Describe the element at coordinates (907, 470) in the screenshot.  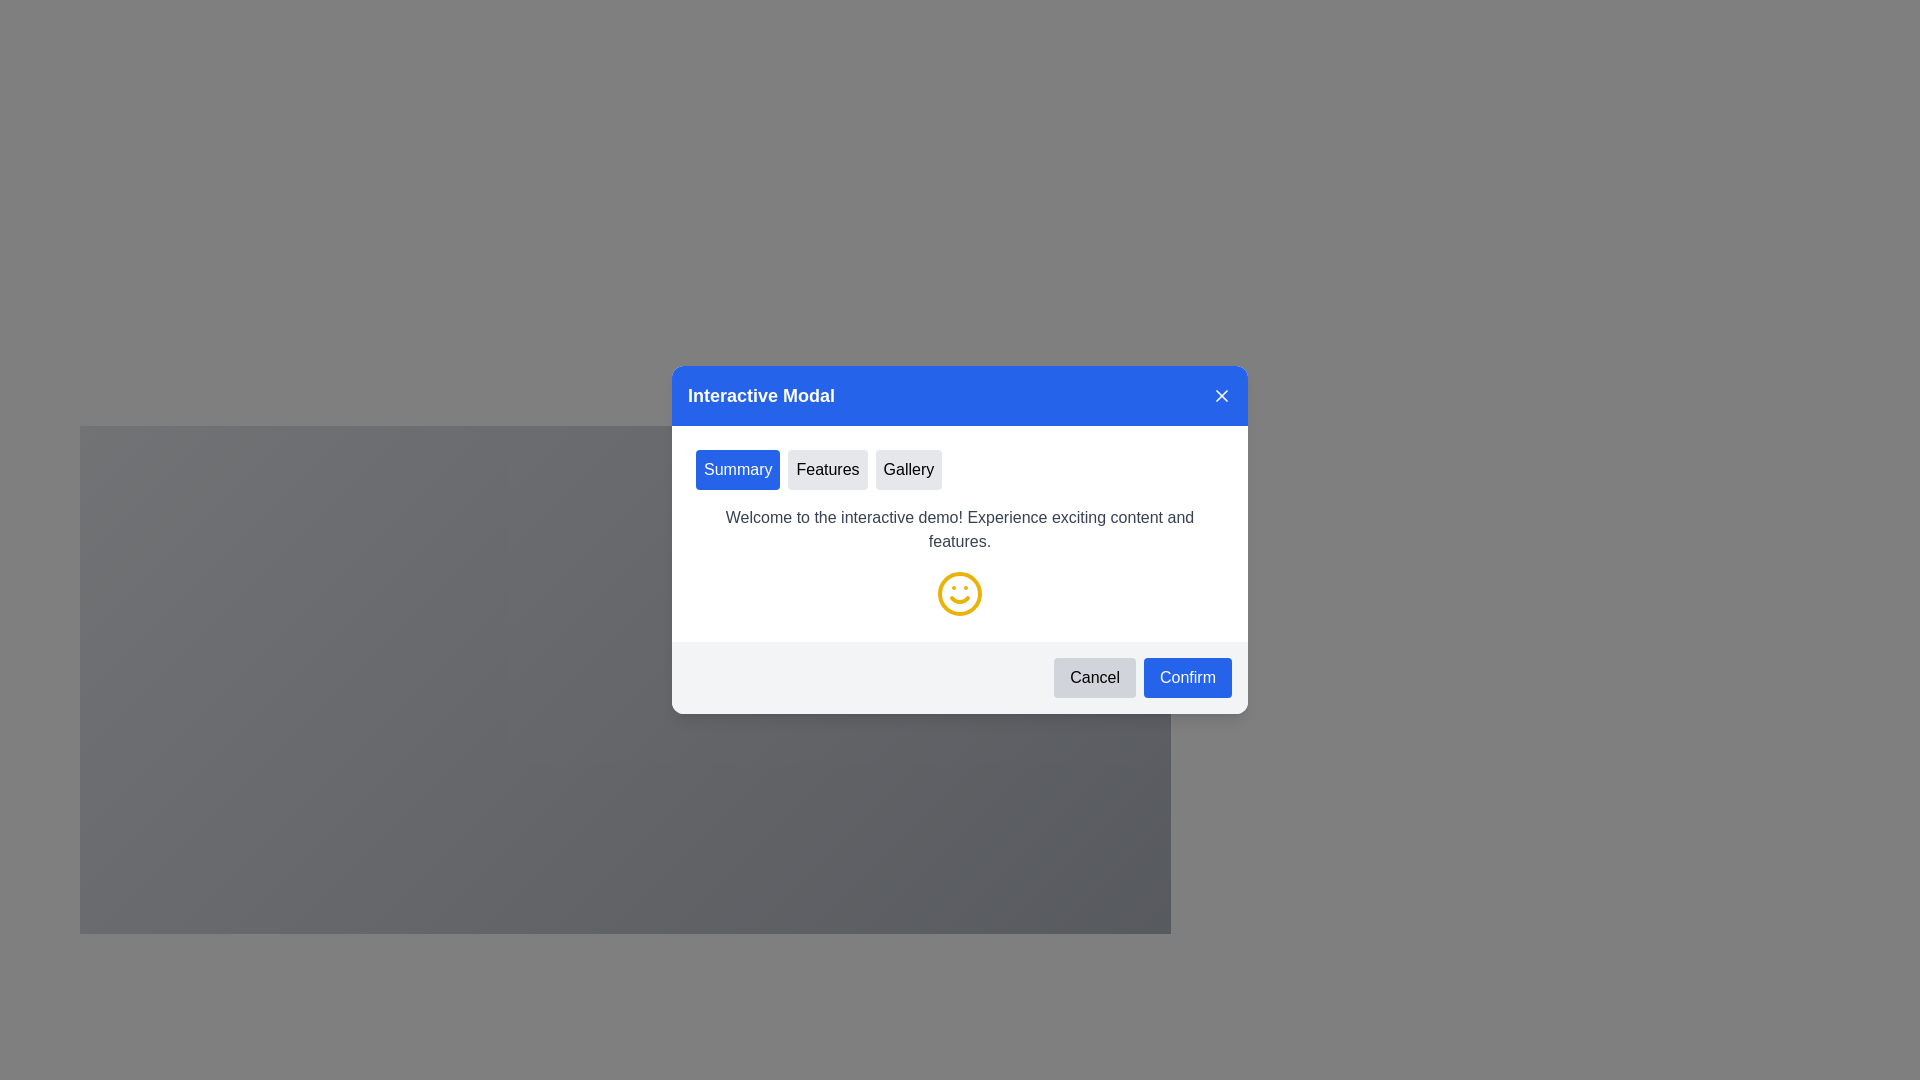
I see `the 'Gallery' button, which is the third button from the left in a modal dialog, to trigger a tooltip or visual effect` at that location.